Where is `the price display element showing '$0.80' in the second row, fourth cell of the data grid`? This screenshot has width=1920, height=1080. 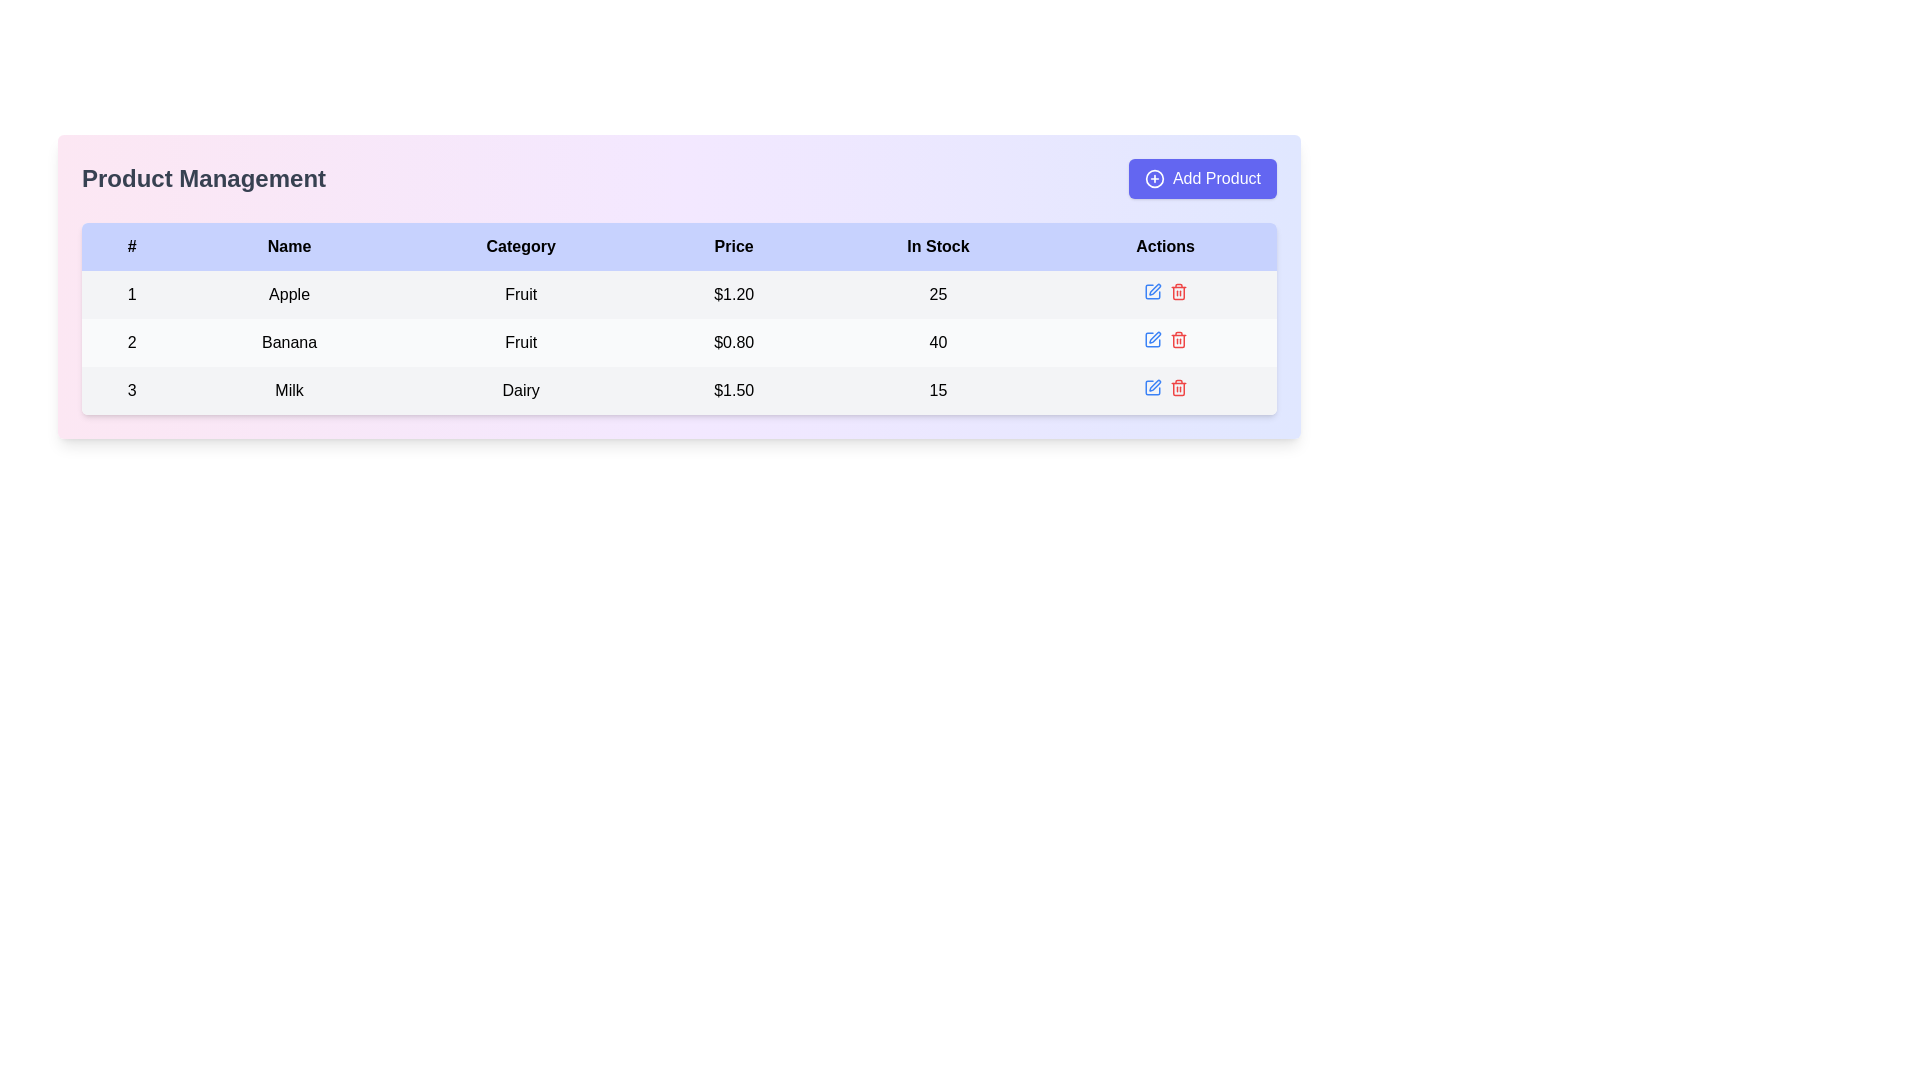
the price display element showing '$0.80' in the second row, fourth cell of the data grid is located at coordinates (733, 342).